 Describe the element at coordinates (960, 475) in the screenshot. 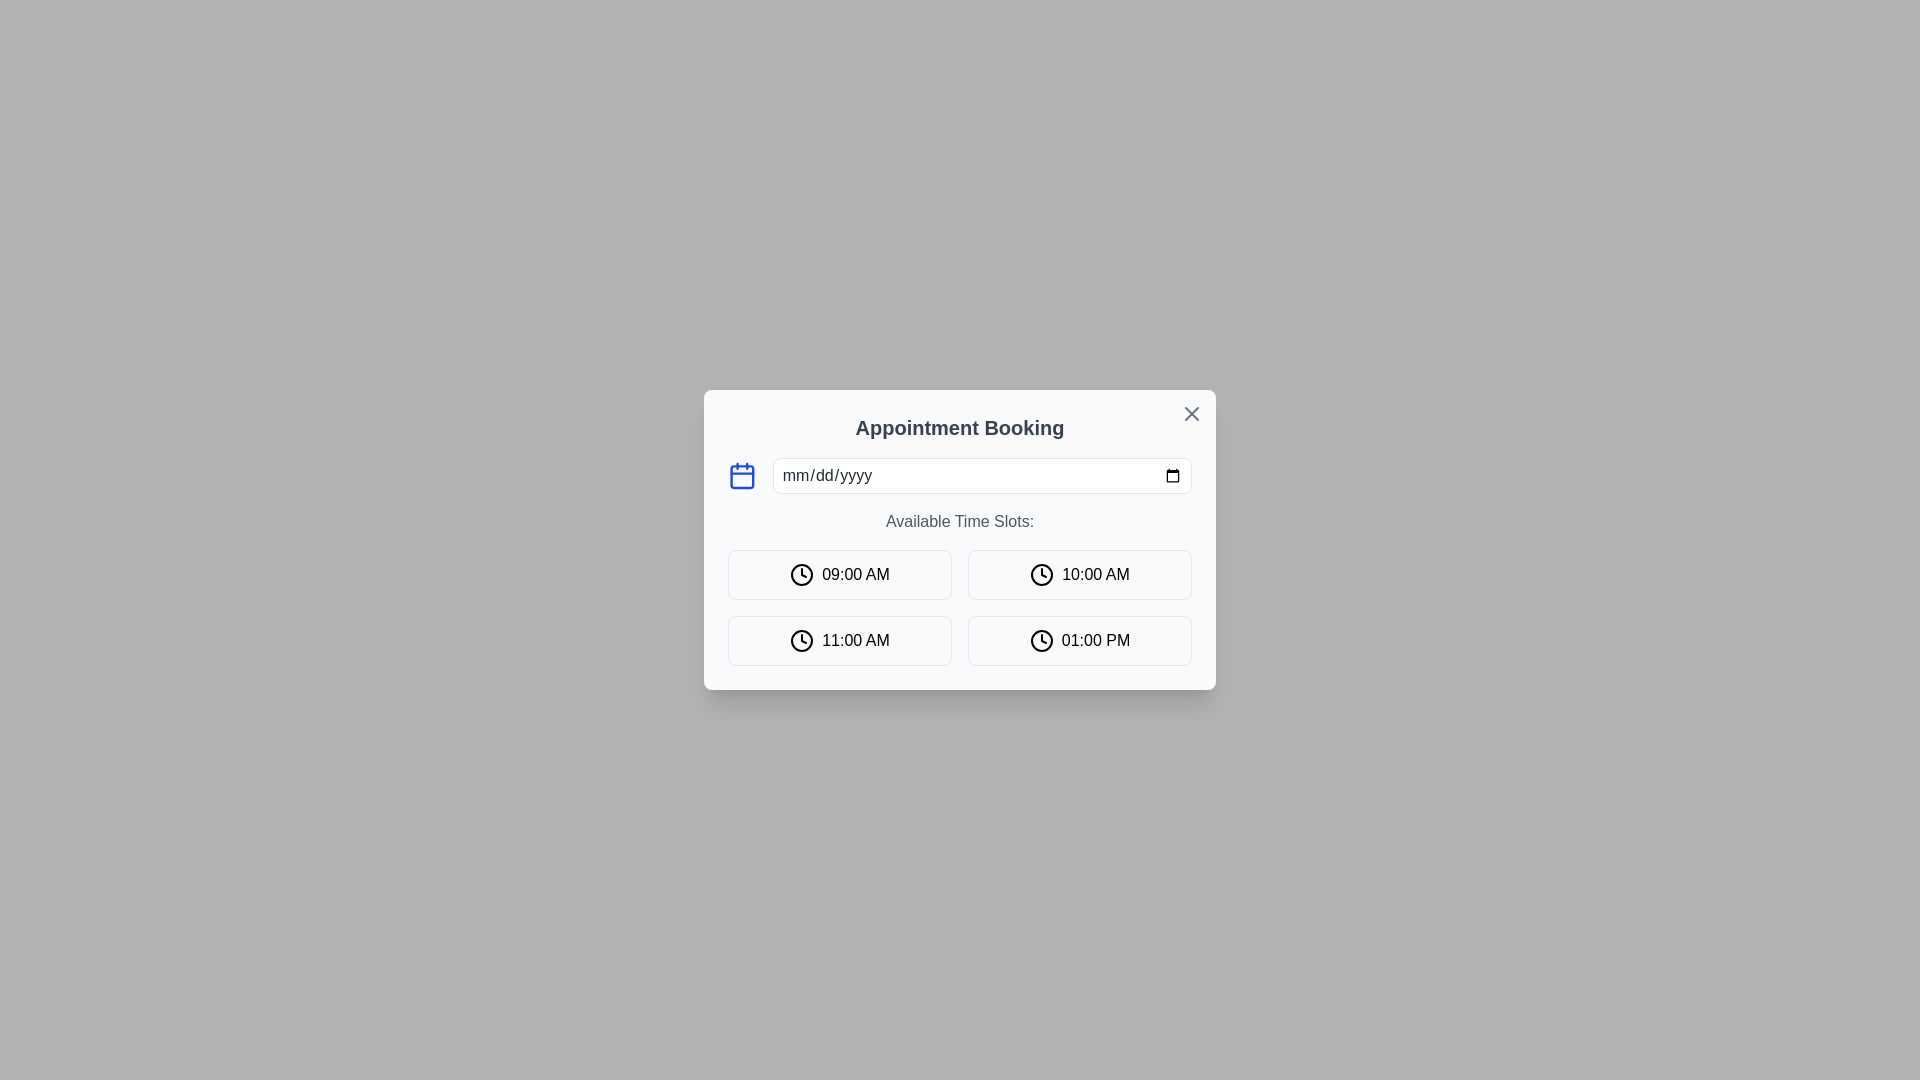

I see `the Date input field located below the 'Appointment Booking' title` at that location.